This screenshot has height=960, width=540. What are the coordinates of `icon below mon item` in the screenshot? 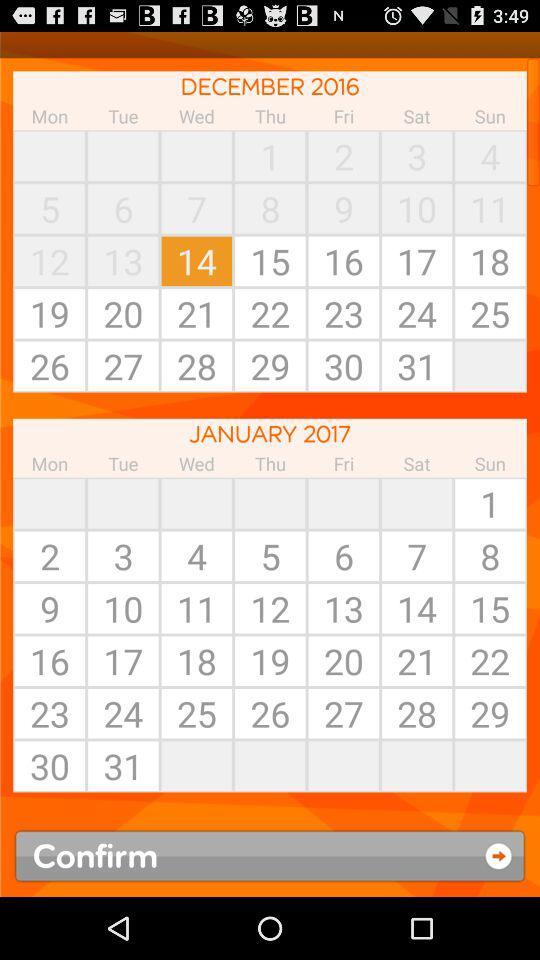 It's located at (49, 502).